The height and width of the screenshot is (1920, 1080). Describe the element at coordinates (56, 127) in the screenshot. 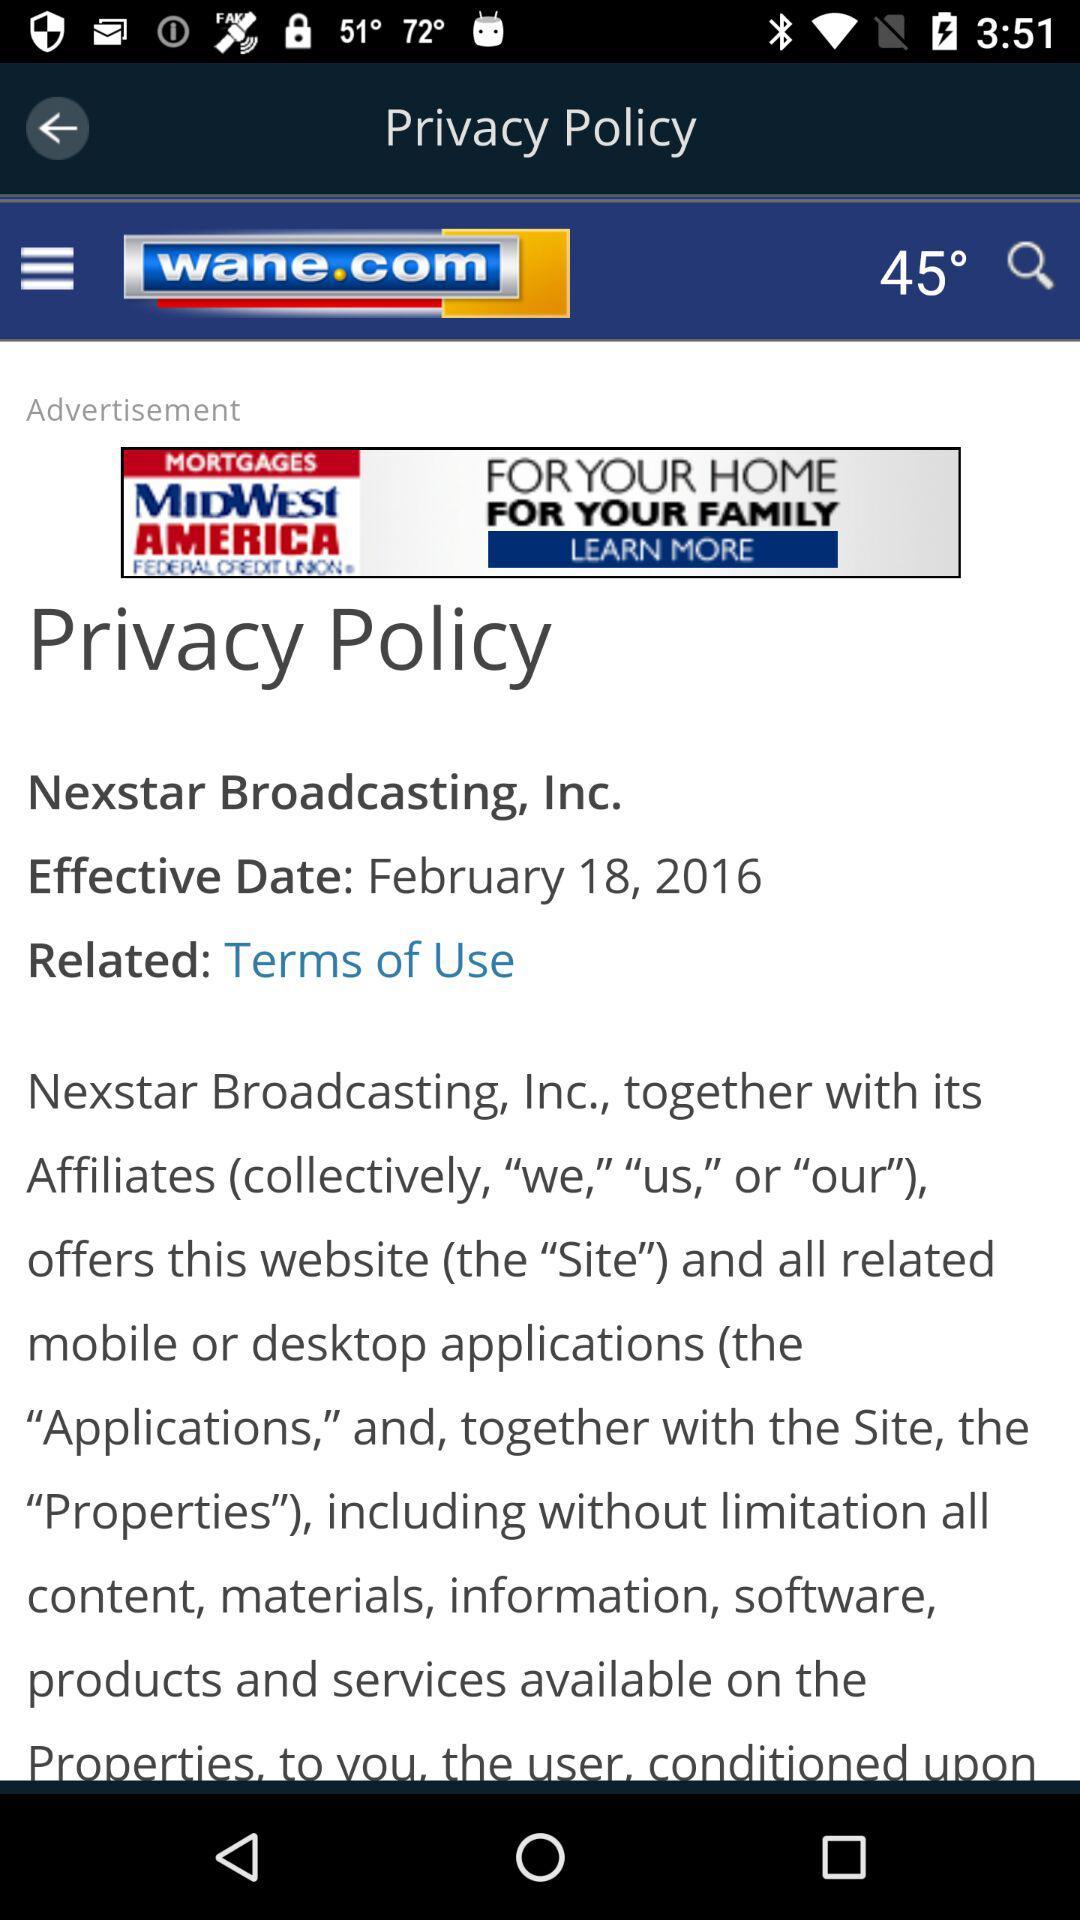

I see `the arrow_backward icon` at that location.